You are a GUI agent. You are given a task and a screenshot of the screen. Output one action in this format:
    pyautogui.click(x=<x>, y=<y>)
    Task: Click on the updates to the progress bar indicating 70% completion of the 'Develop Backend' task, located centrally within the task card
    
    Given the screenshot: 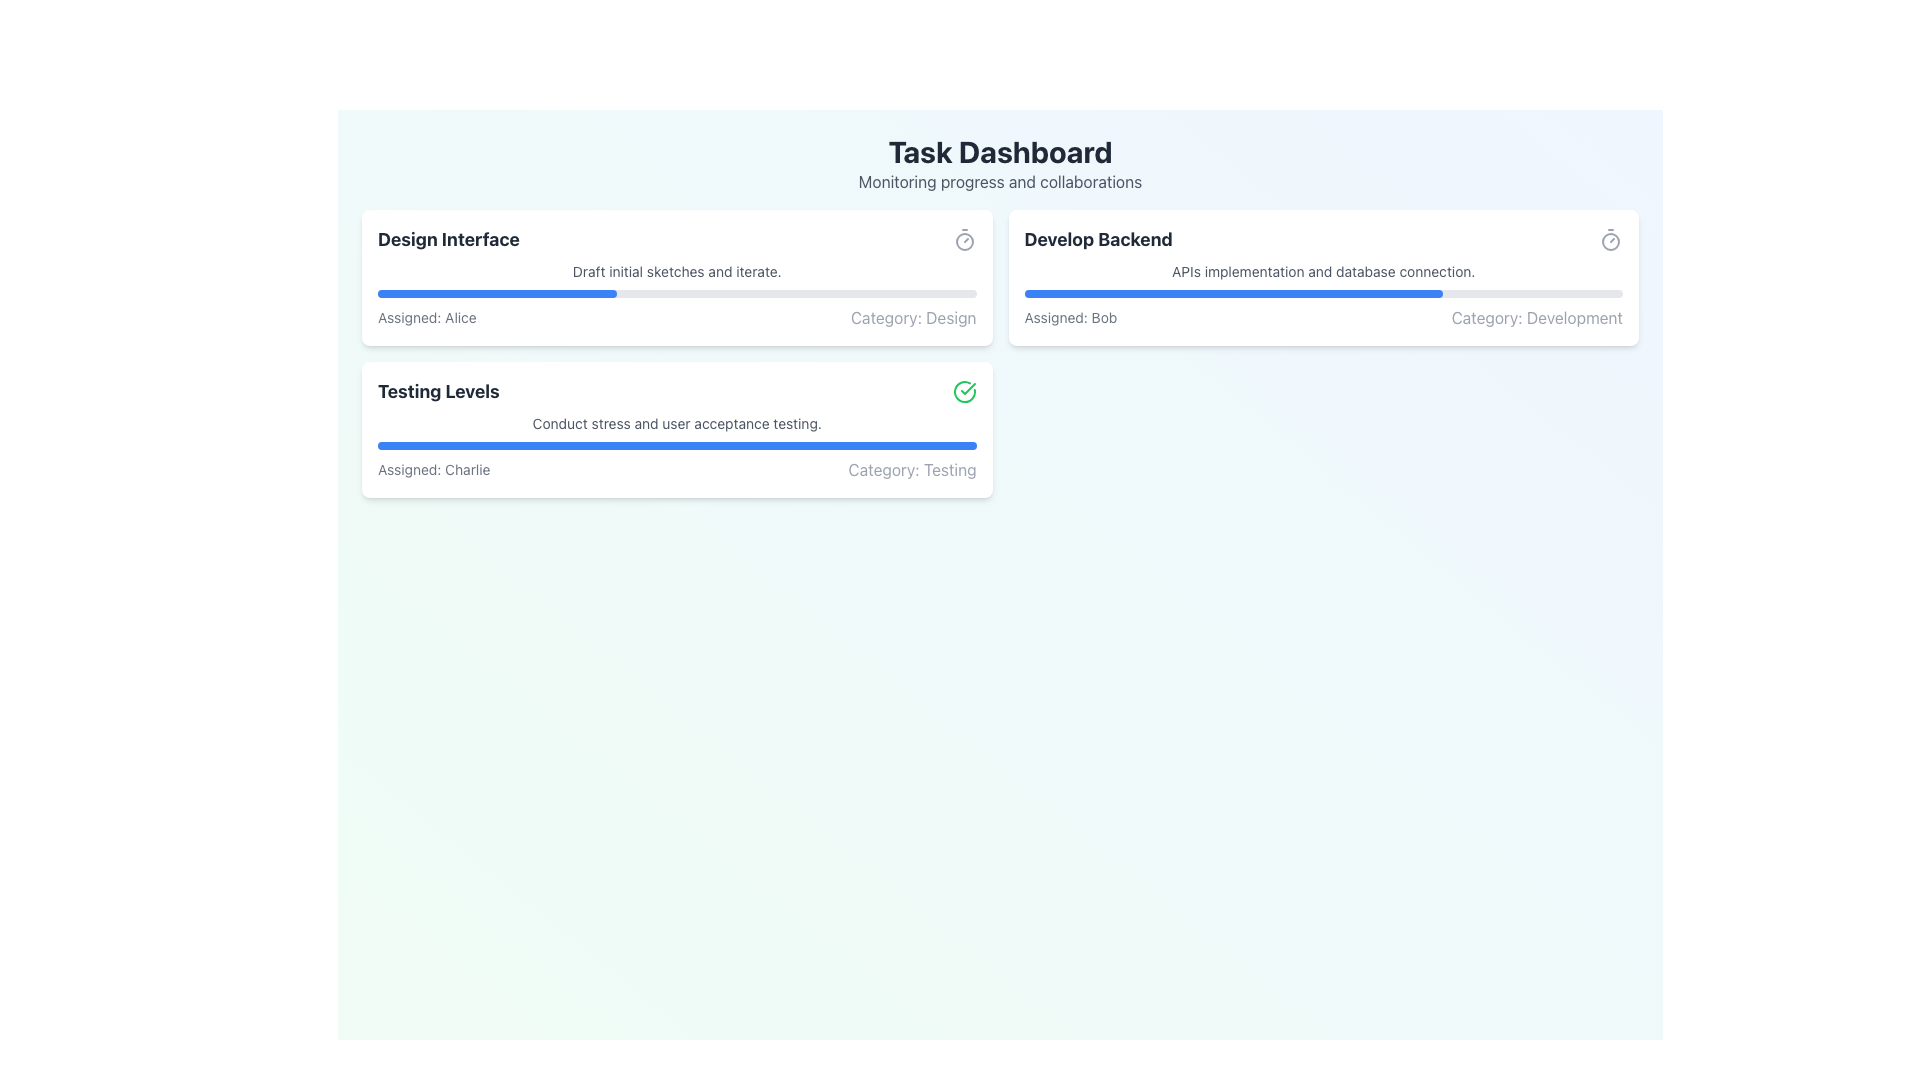 What is the action you would take?
    pyautogui.click(x=1323, y=293)
    